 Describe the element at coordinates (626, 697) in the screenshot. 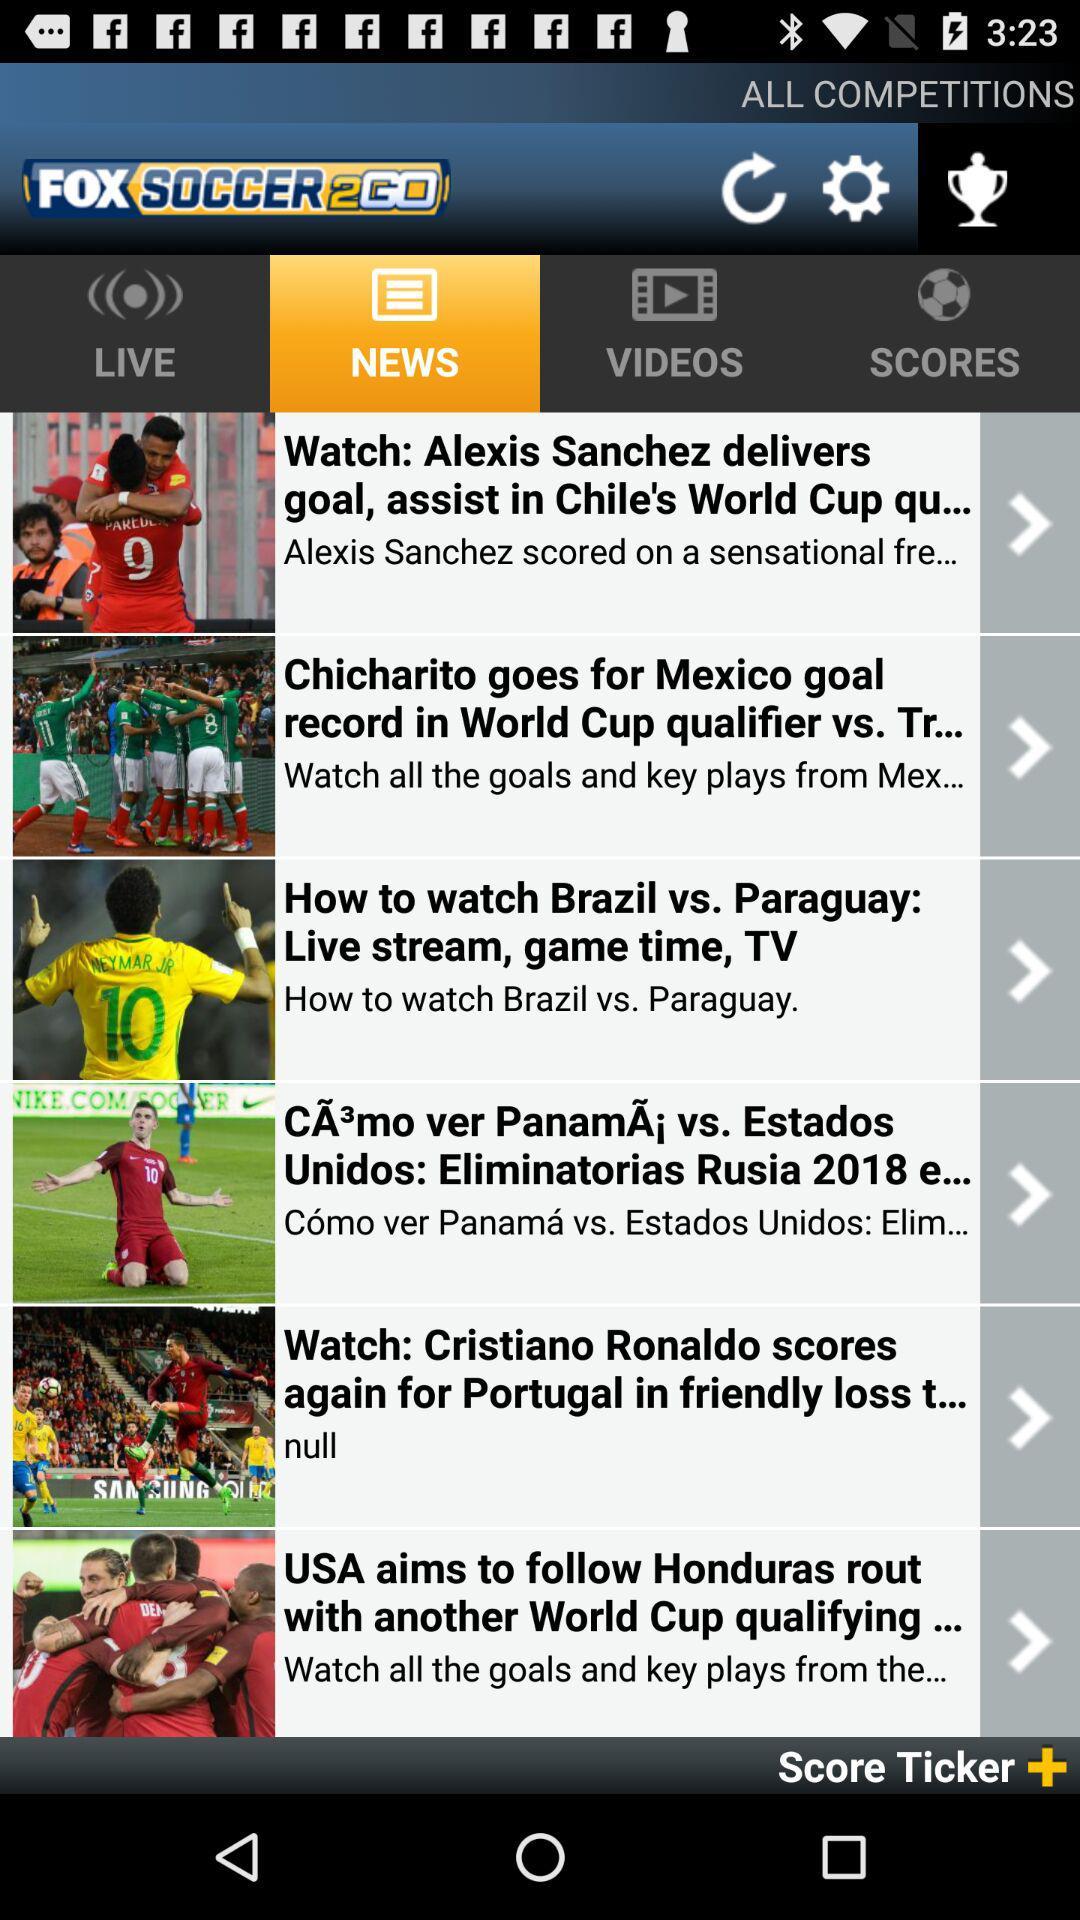

I see `the app above the watch all the` at that location.